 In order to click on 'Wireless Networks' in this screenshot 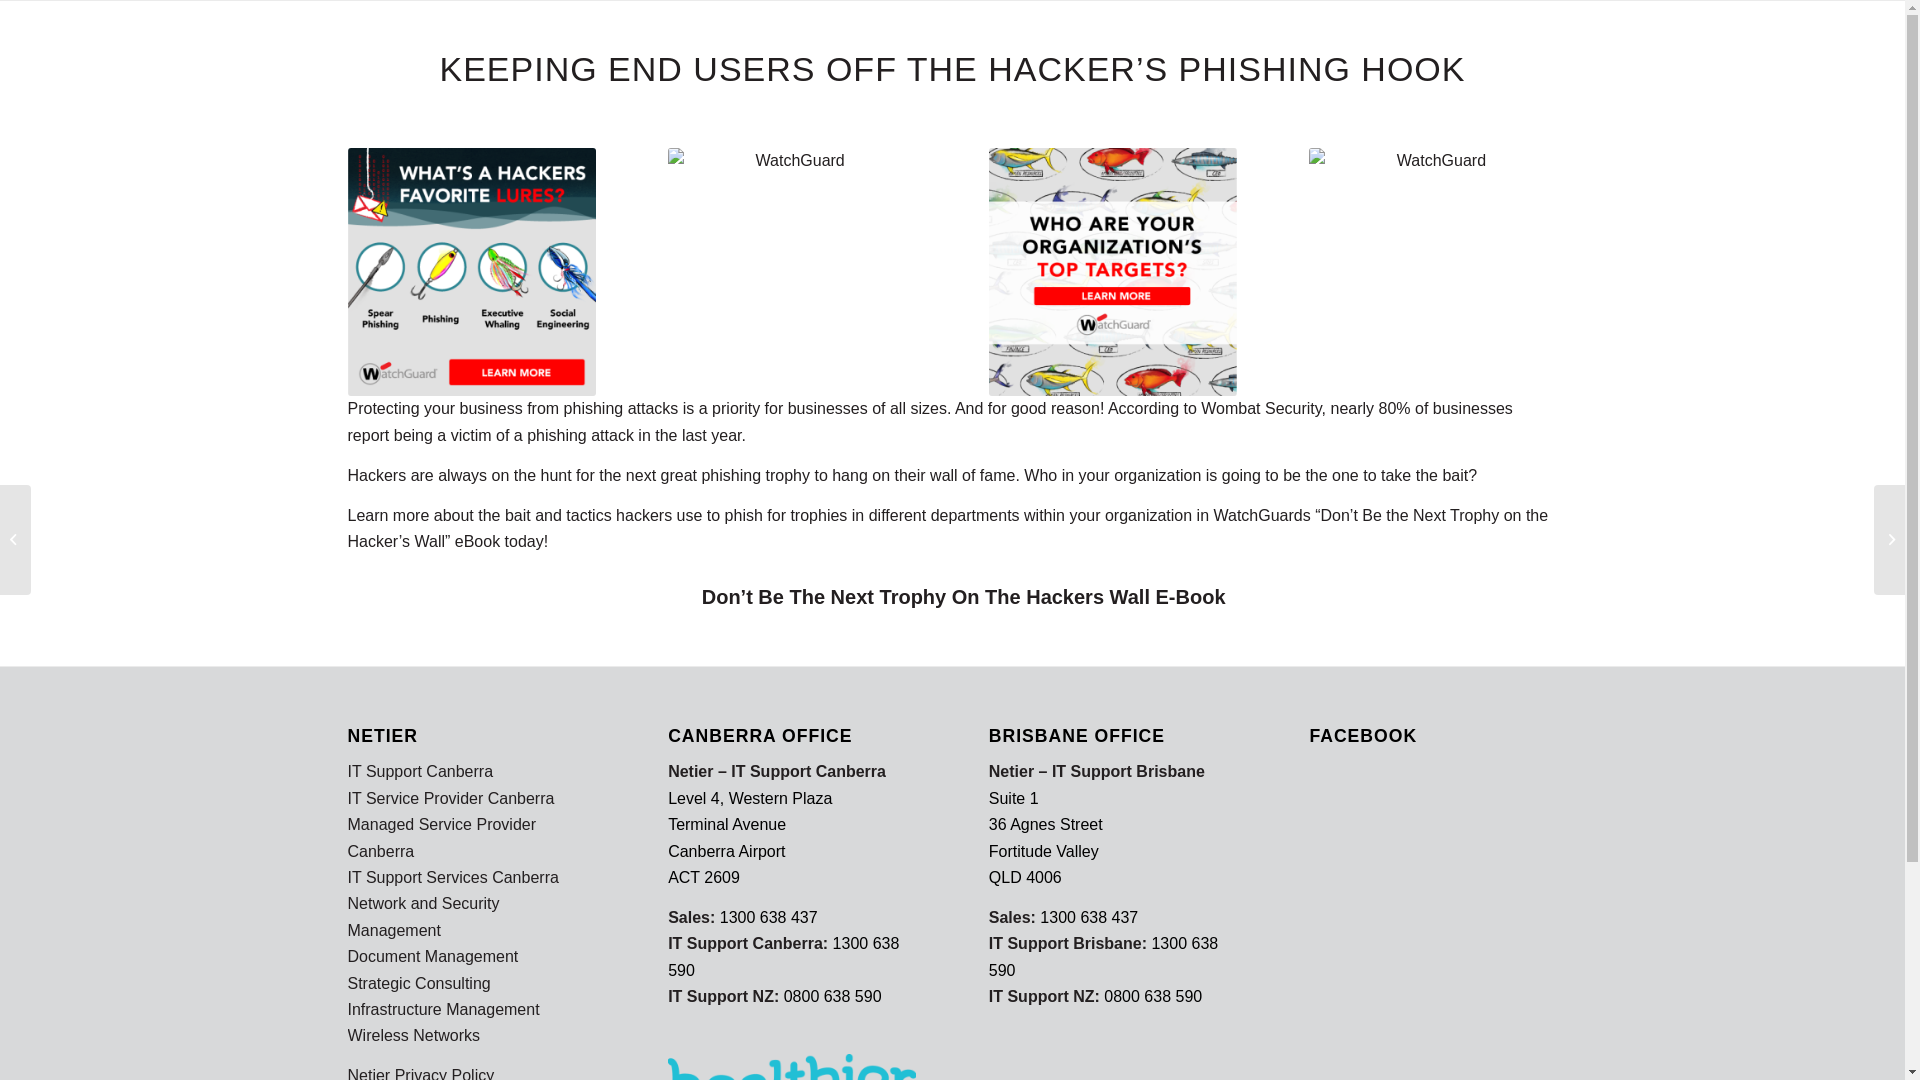, I will do `click(412, 1035)`.